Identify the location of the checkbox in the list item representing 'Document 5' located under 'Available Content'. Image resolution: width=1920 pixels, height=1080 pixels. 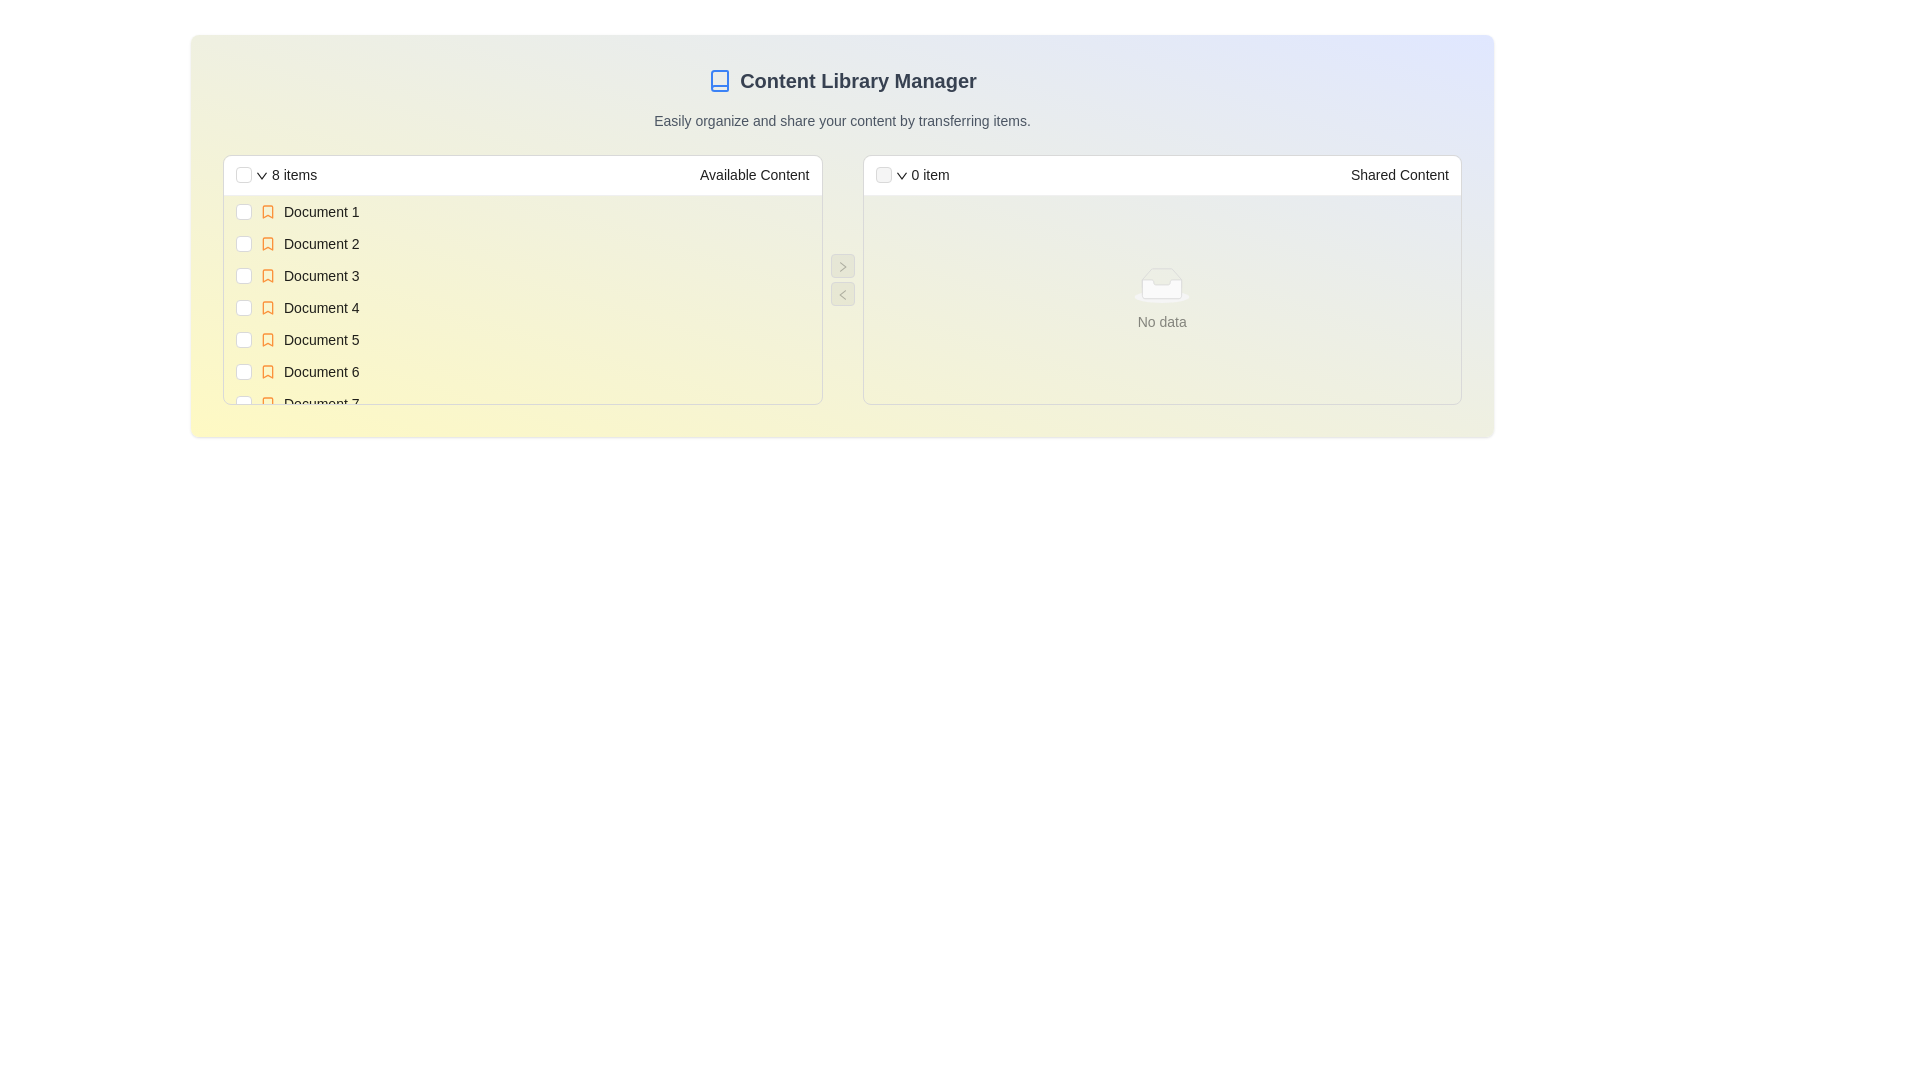
(522, 338).